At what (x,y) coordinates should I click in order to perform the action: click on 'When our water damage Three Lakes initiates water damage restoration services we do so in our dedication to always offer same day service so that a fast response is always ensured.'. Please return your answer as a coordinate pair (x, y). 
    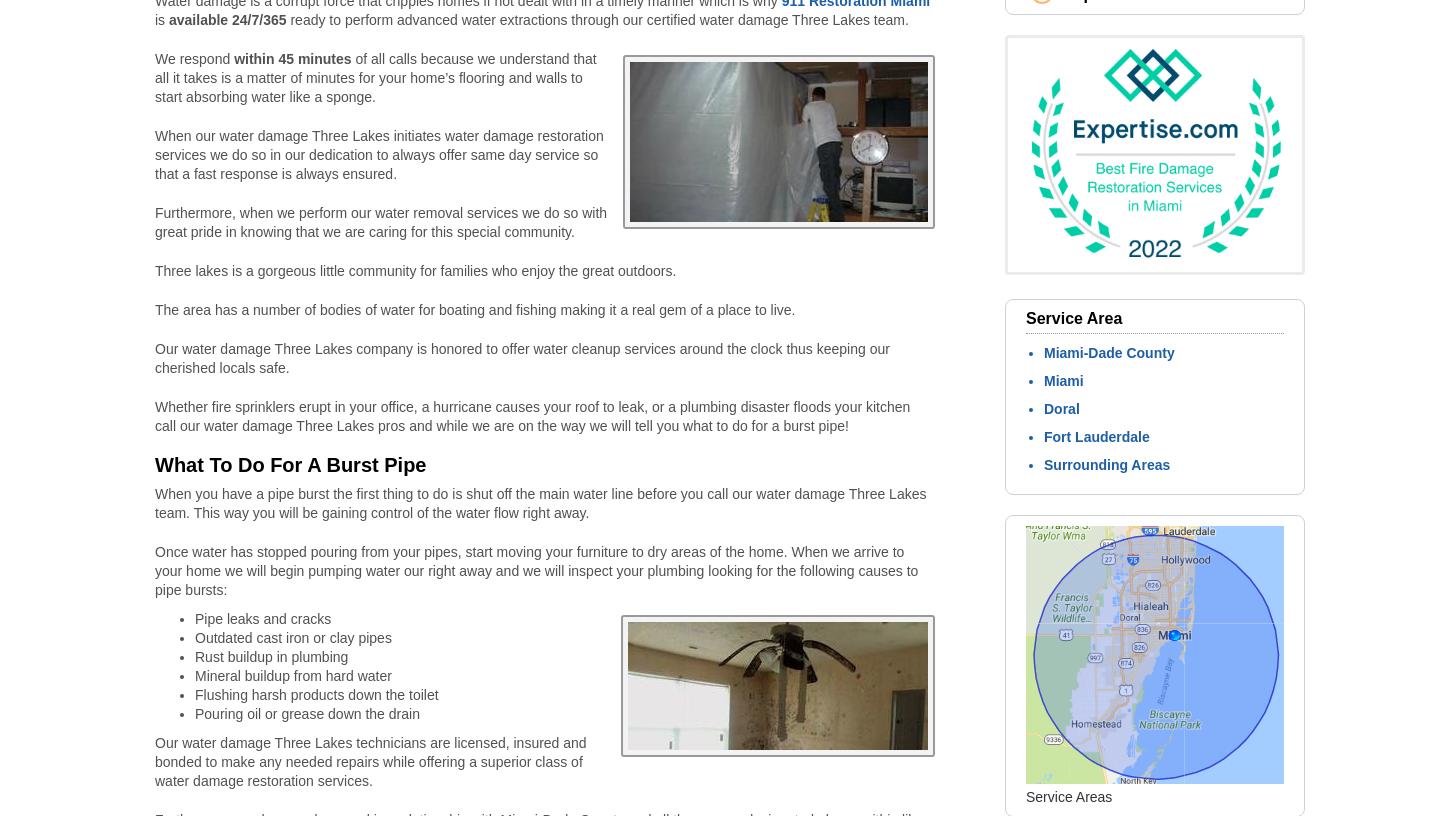
    Looking at the image, I should click on (378, 155).